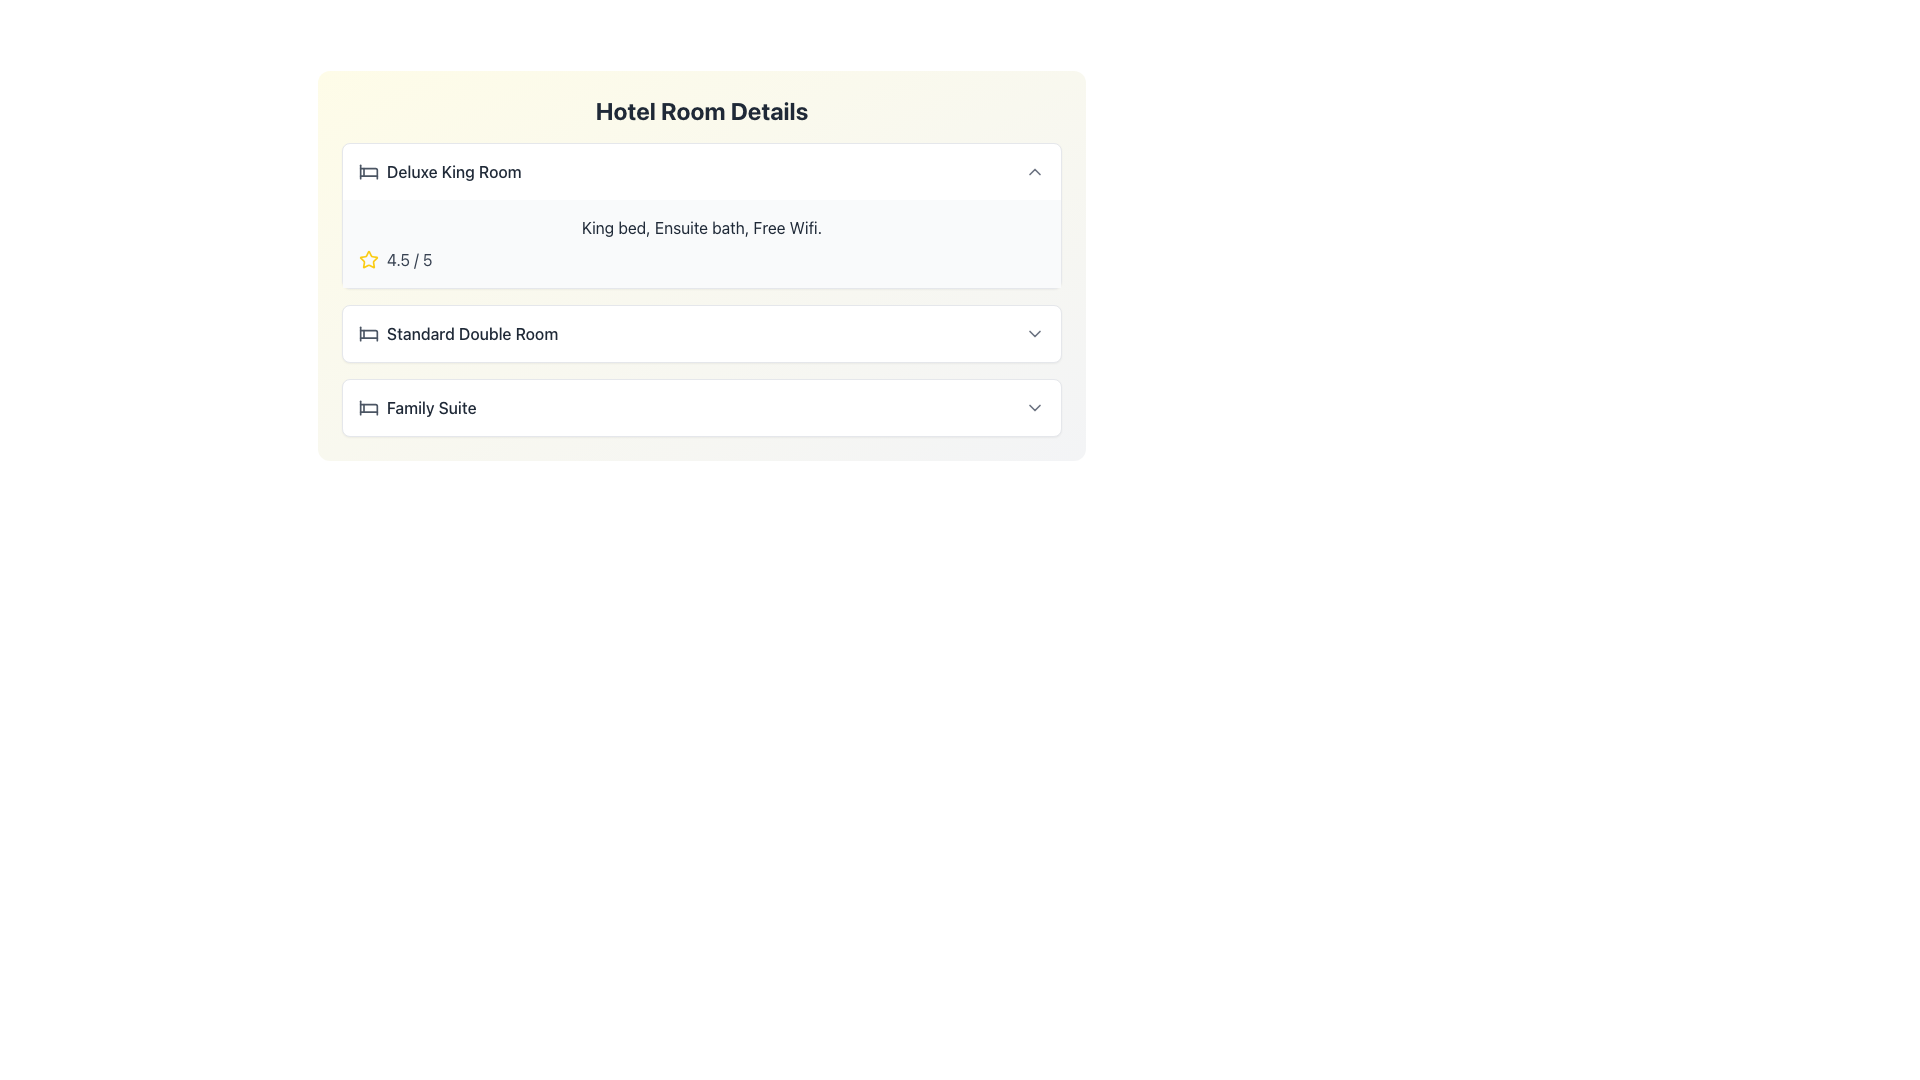 This screenshot has height=1080, width=1920. What do you see at coordinates (701, 407) in the screenshot?
I see `the 'Family Suite' interactive list item` at bounding box center [701, 407].